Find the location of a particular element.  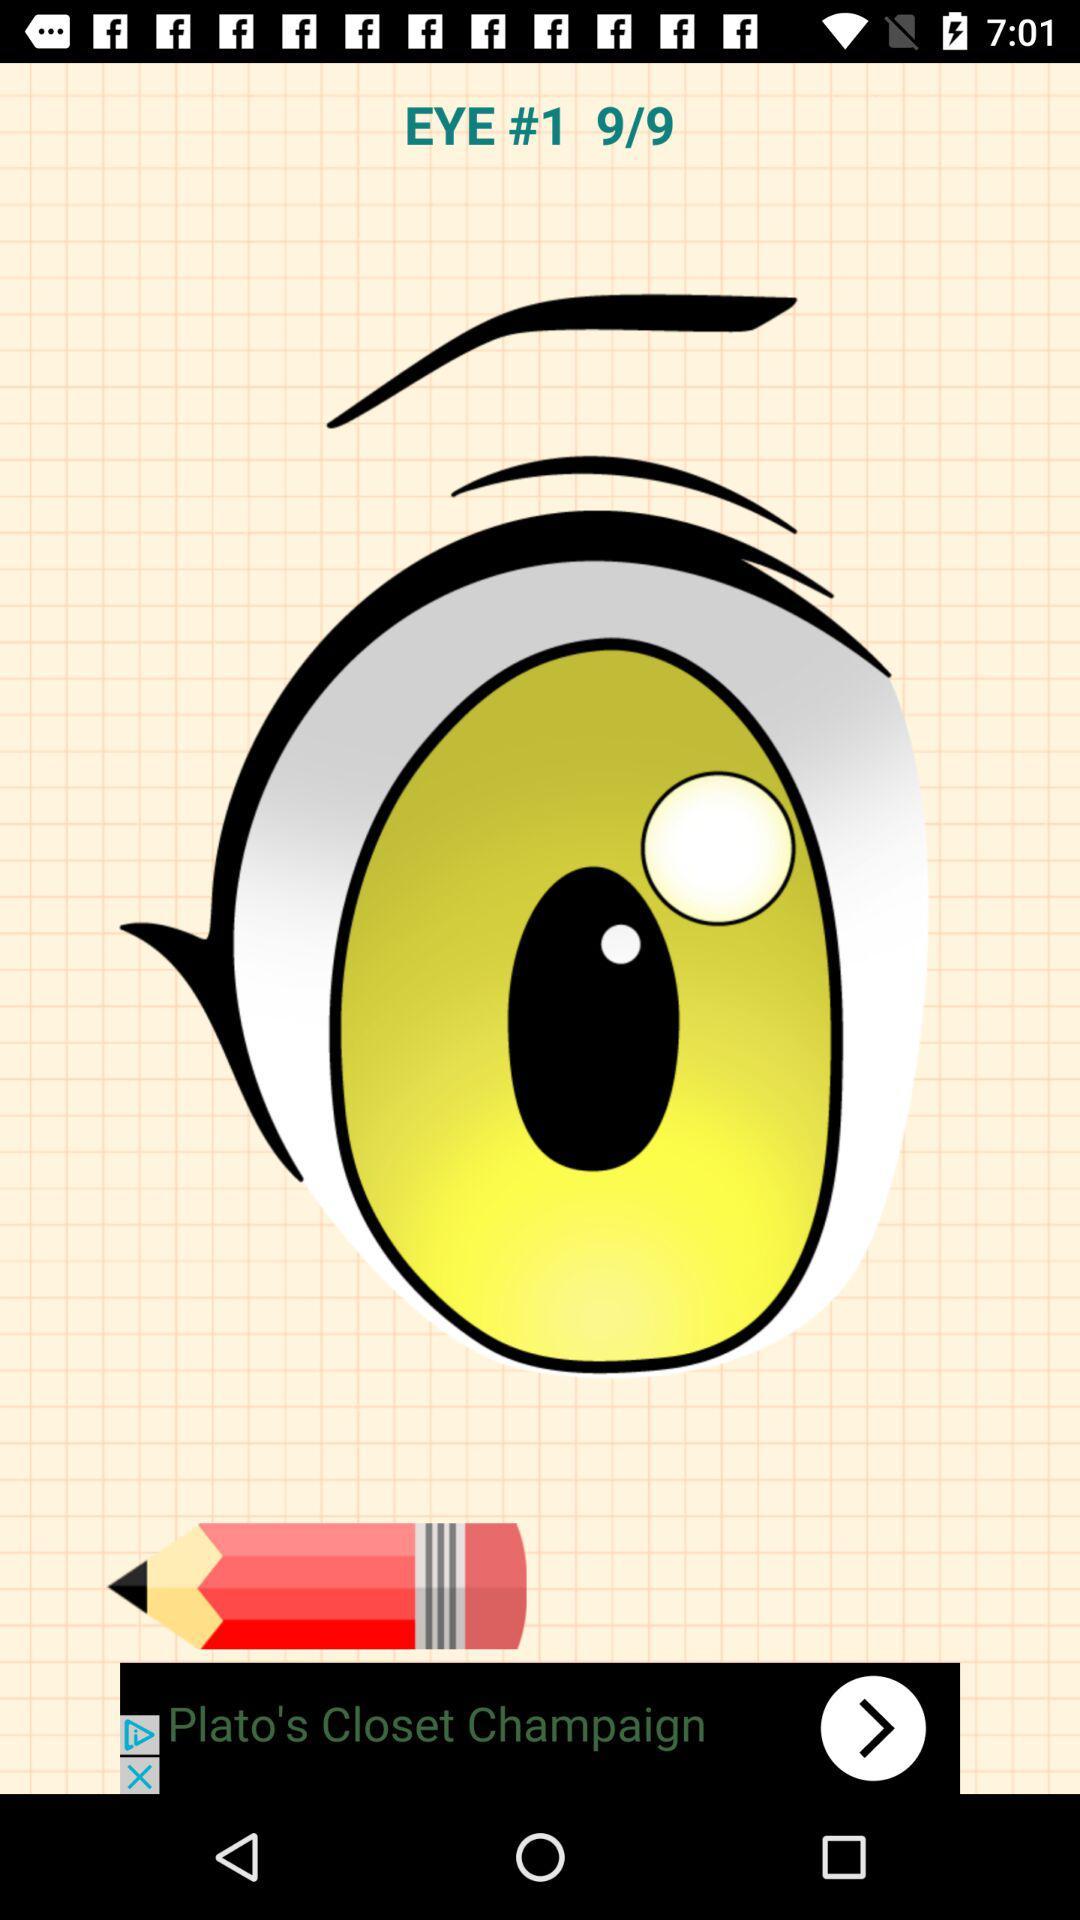

visit advertisement page is located at coordinates (540, 1727).